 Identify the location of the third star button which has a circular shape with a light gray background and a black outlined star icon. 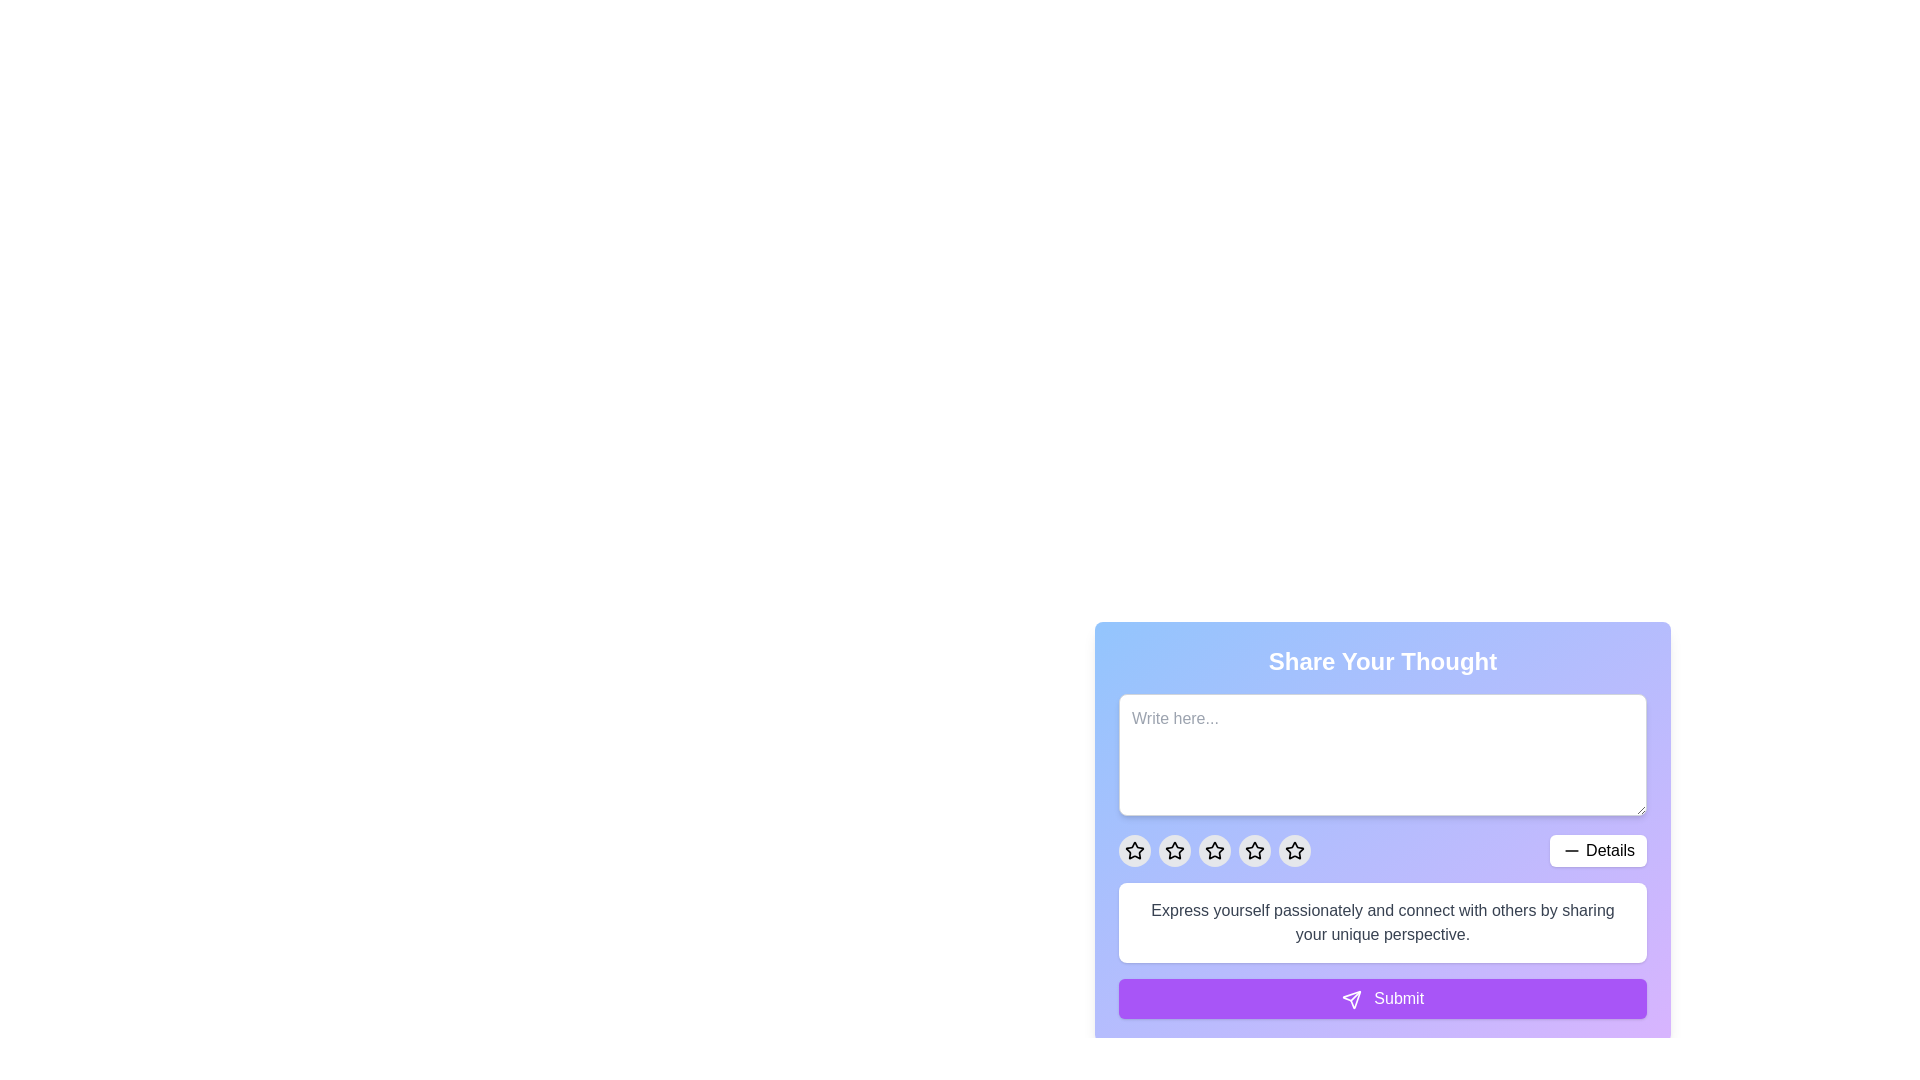
(1213, 851).